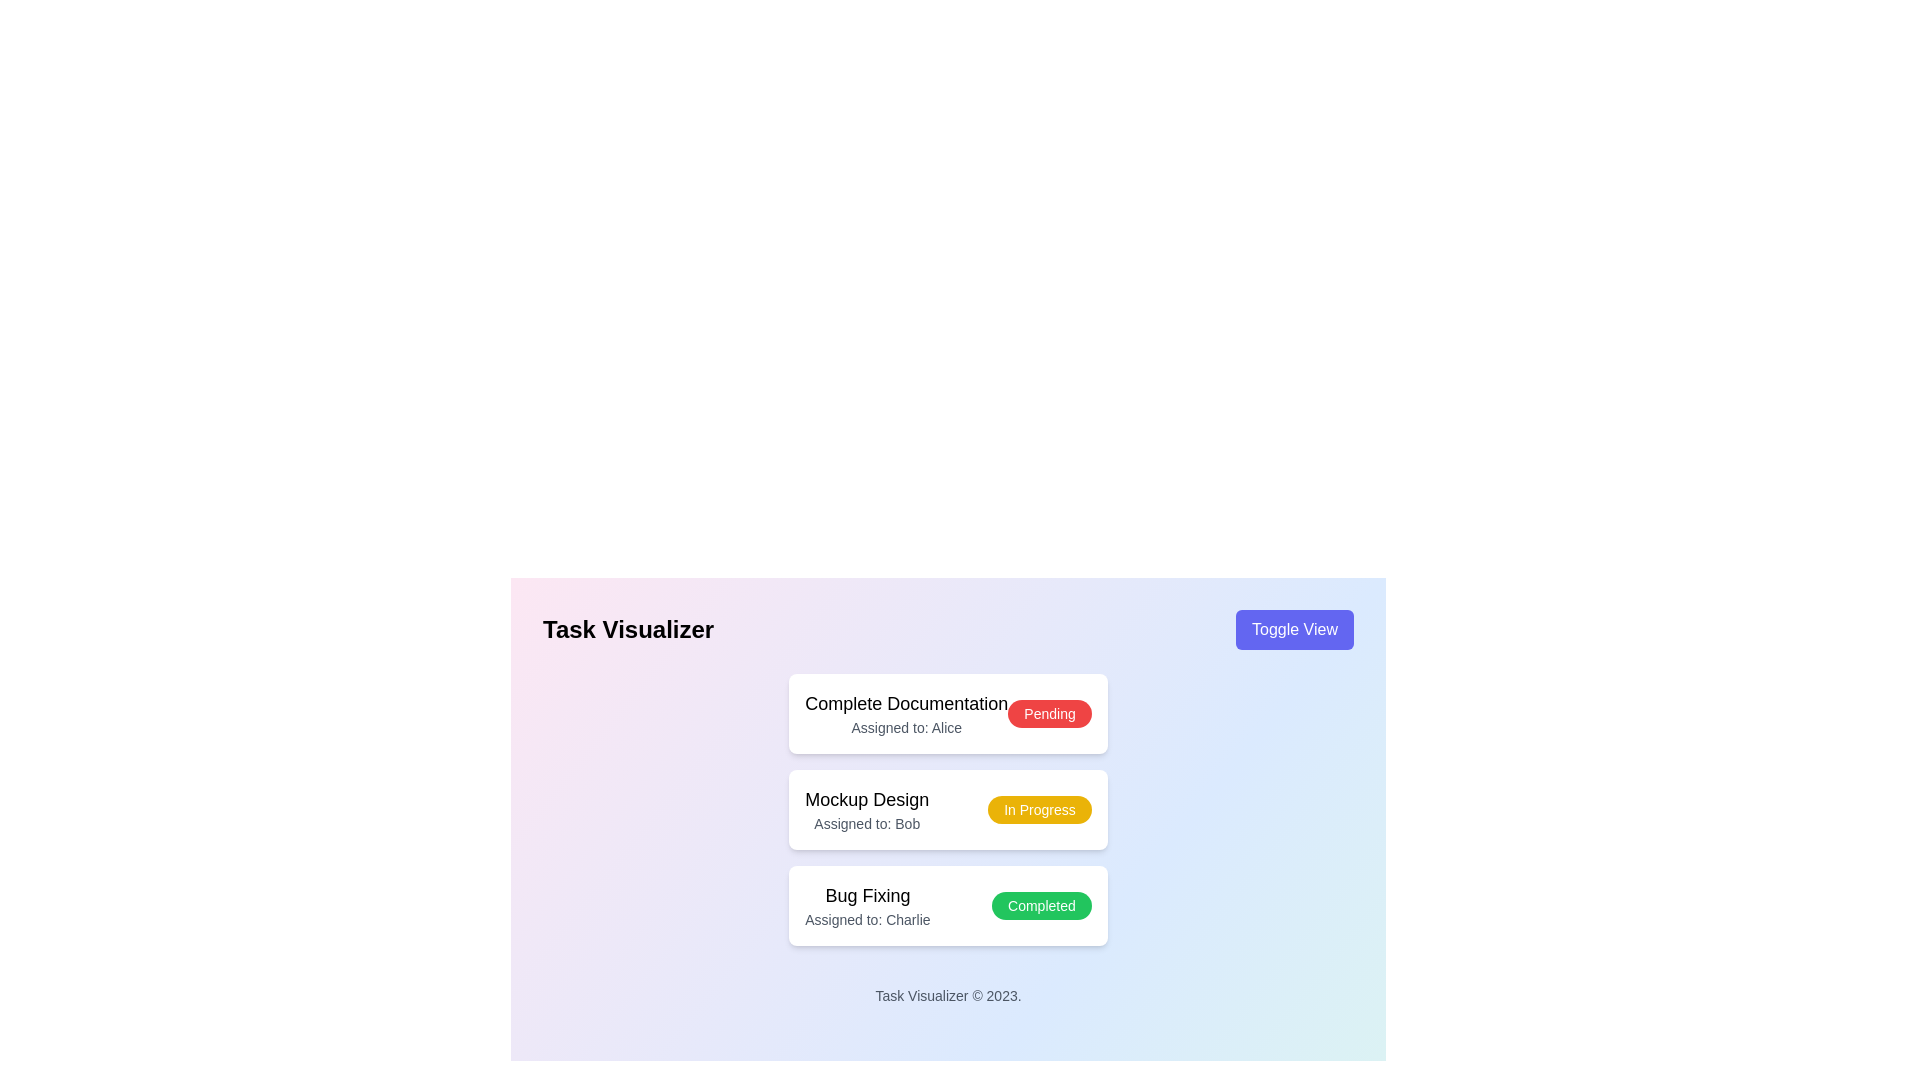 This screenshot has height=1080, width=1920. What do you see at coordinates (947, 906) in the screenshot?
I see `the completion status of the 'Bug Fixing' task card, which is the third card in a vertical list and marked as completed` at bounding box center [947, 906].